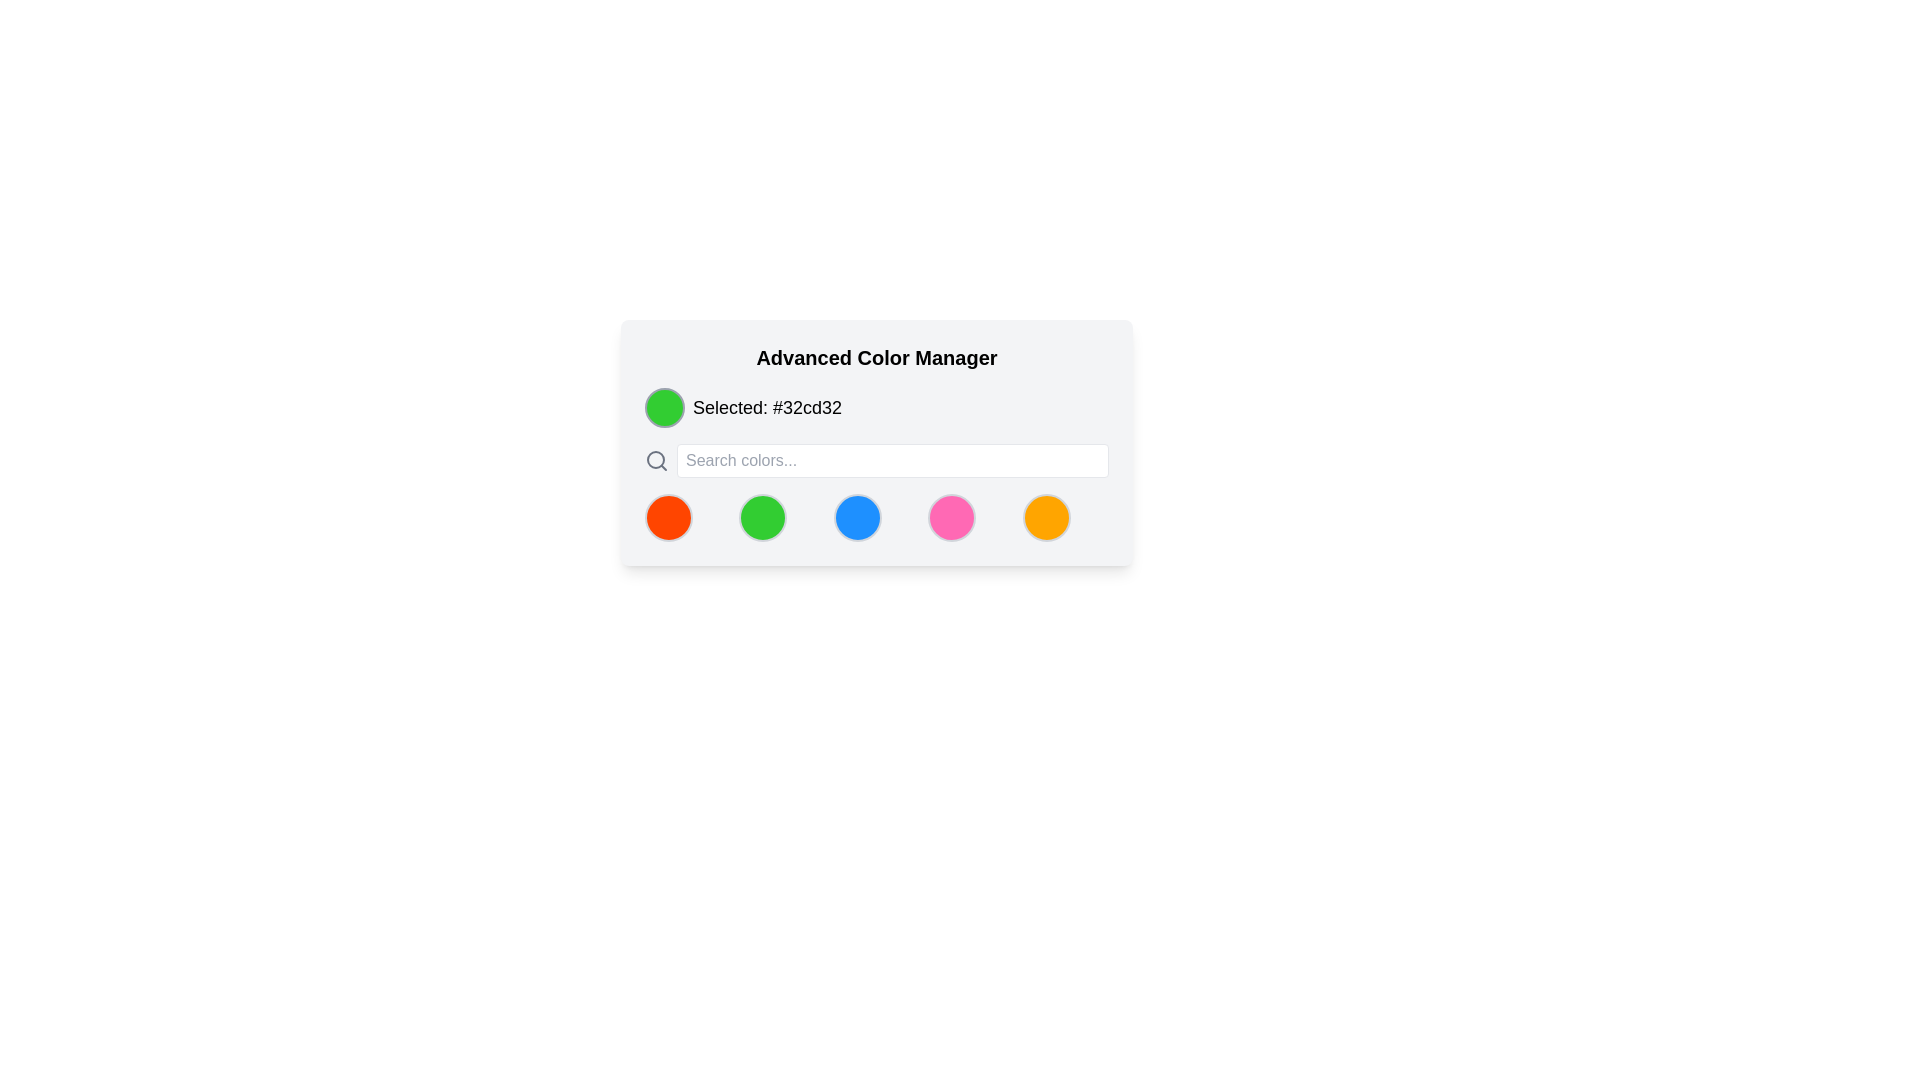 This screenshot has width=1920, height=1080. I want to click on the central circle-shaped selectable button representing the color blue, so click(877, 516).